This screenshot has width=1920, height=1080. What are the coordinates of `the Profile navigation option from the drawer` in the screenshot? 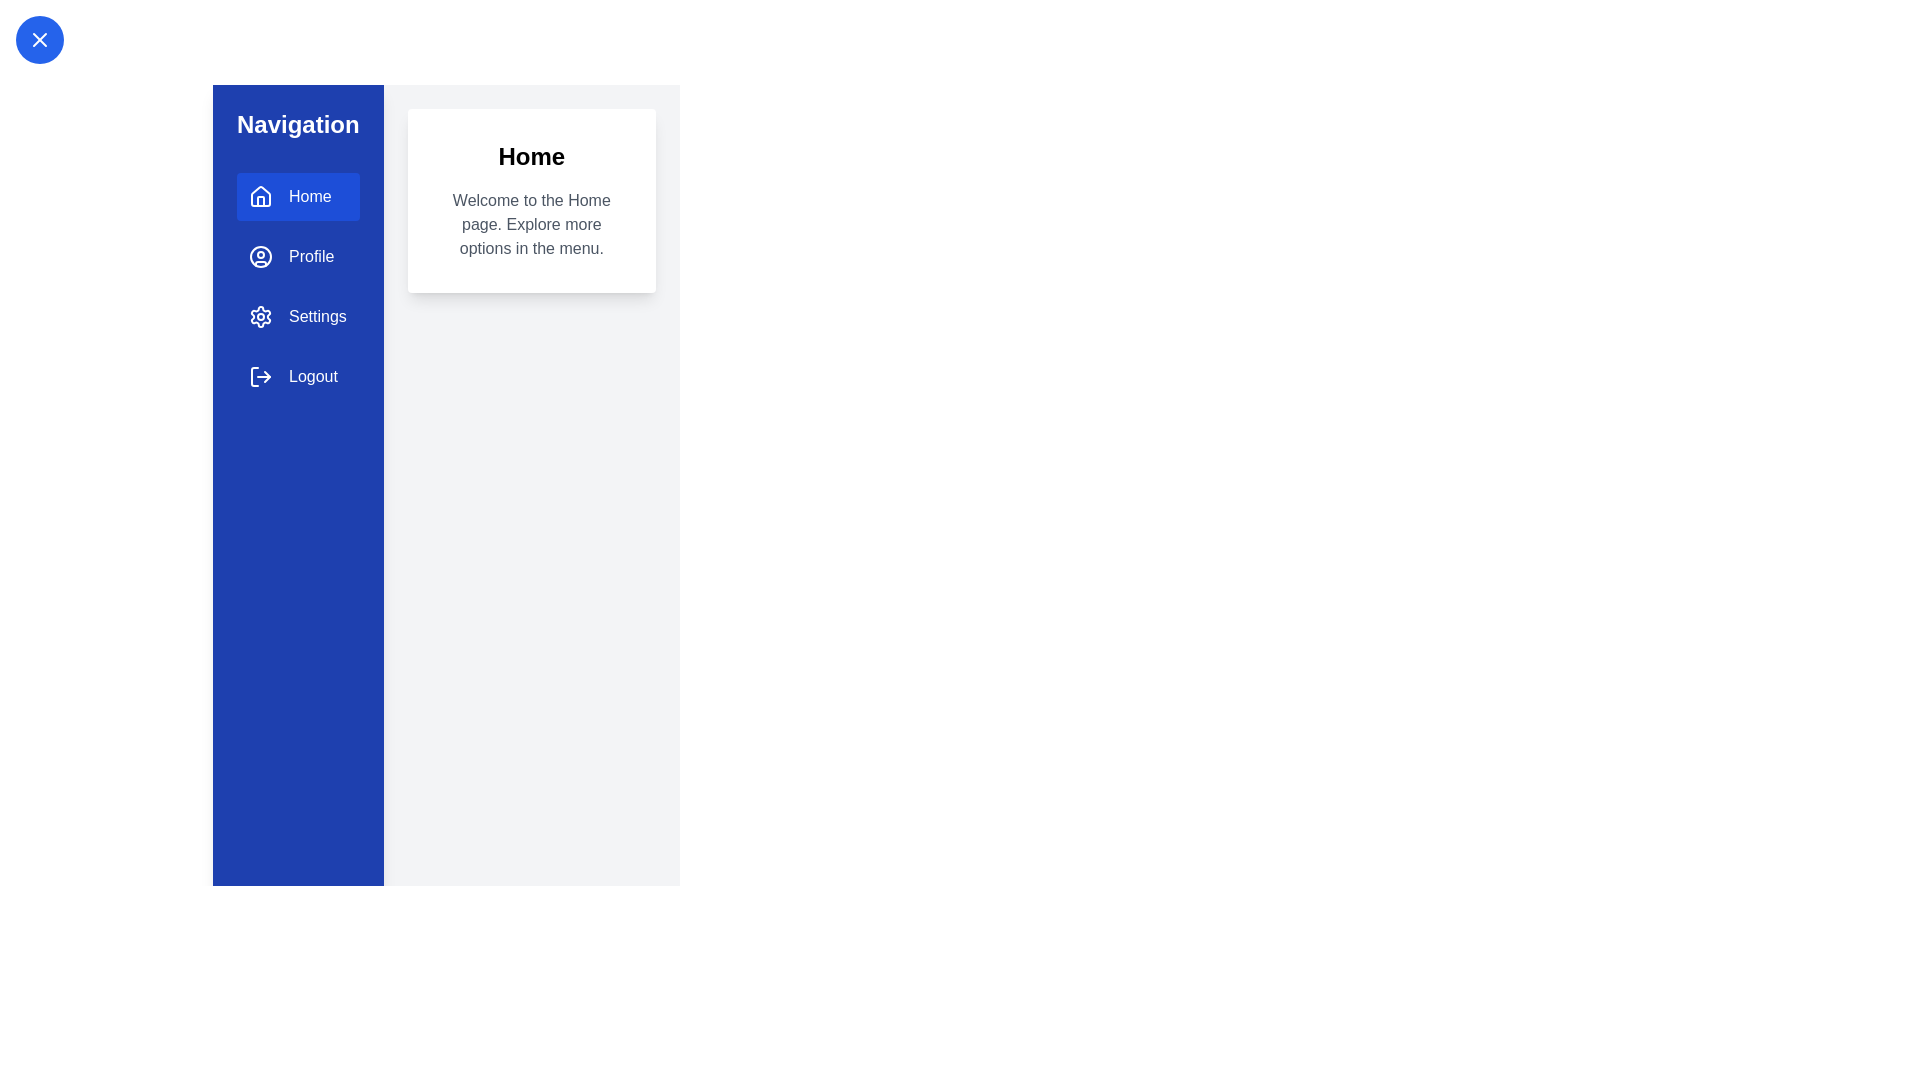 It's located at (296, 256).